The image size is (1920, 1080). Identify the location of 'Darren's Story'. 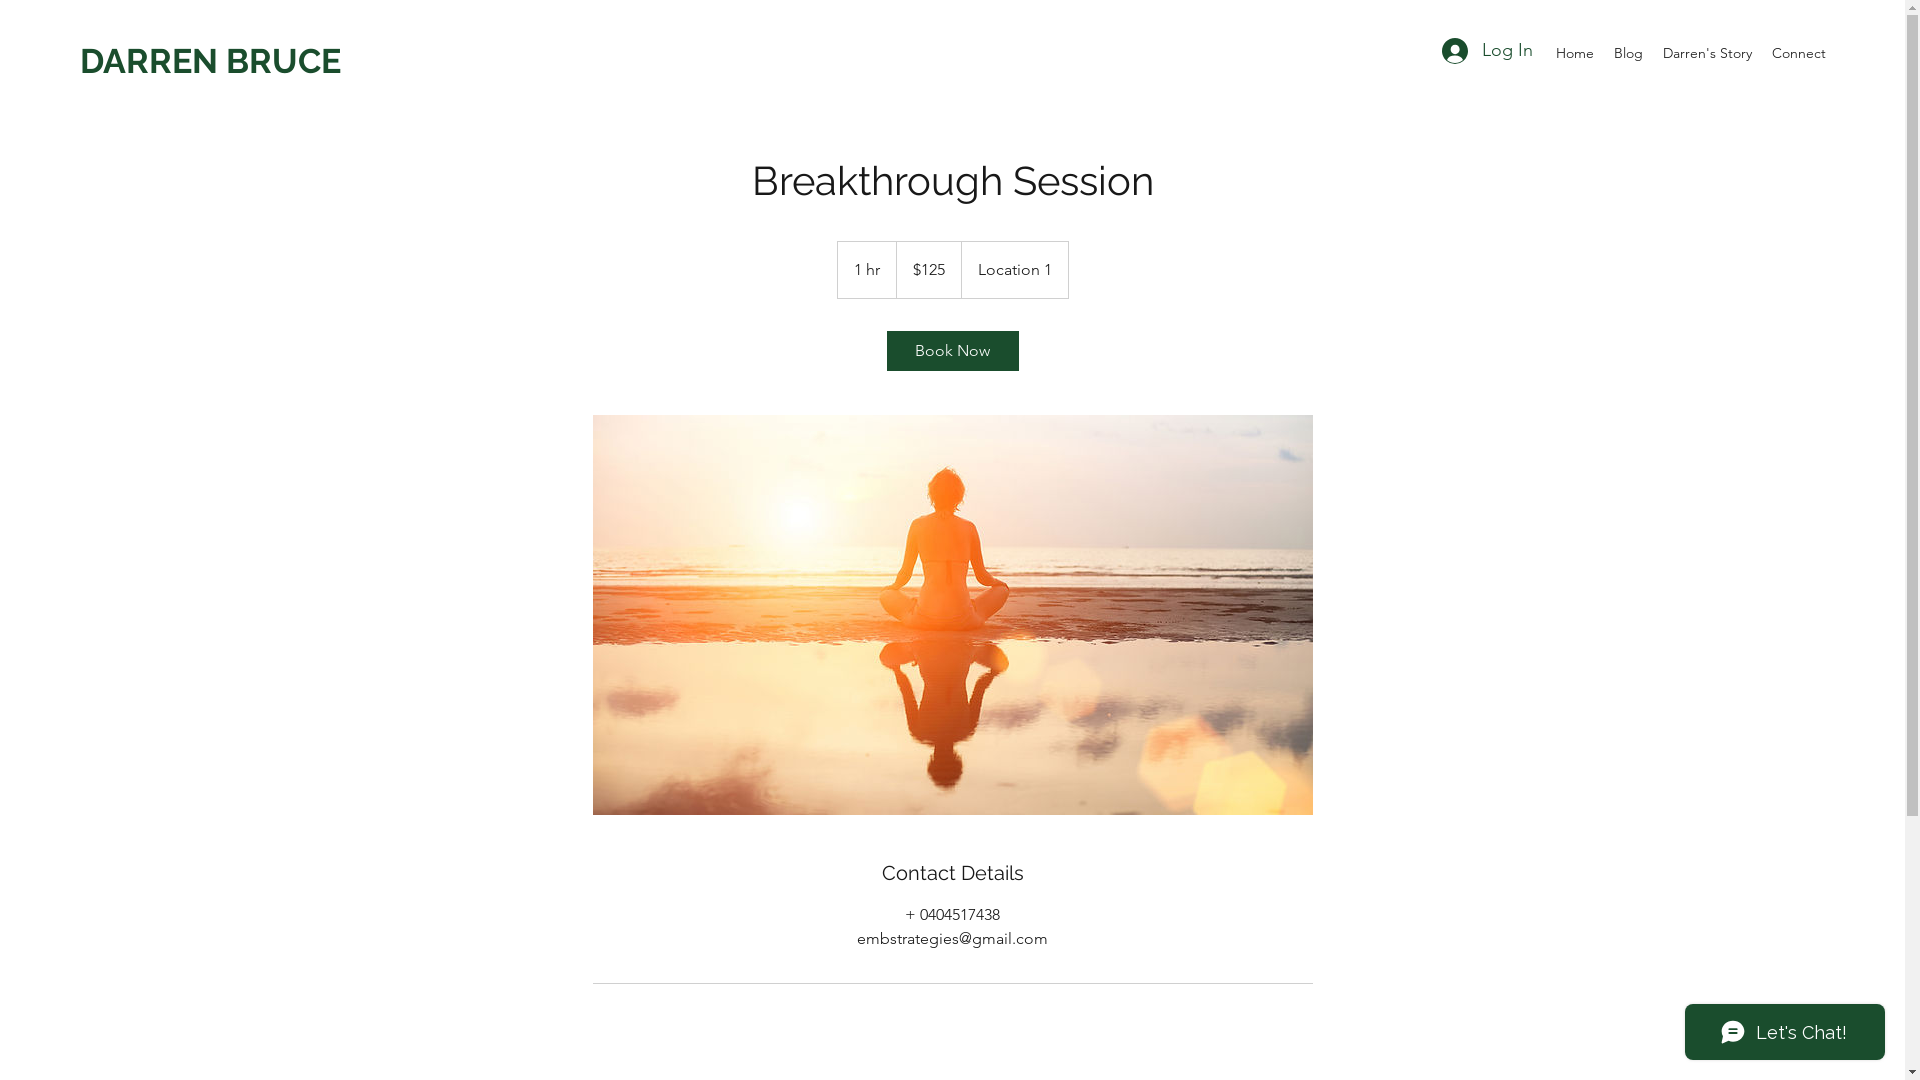
(1652, 52).